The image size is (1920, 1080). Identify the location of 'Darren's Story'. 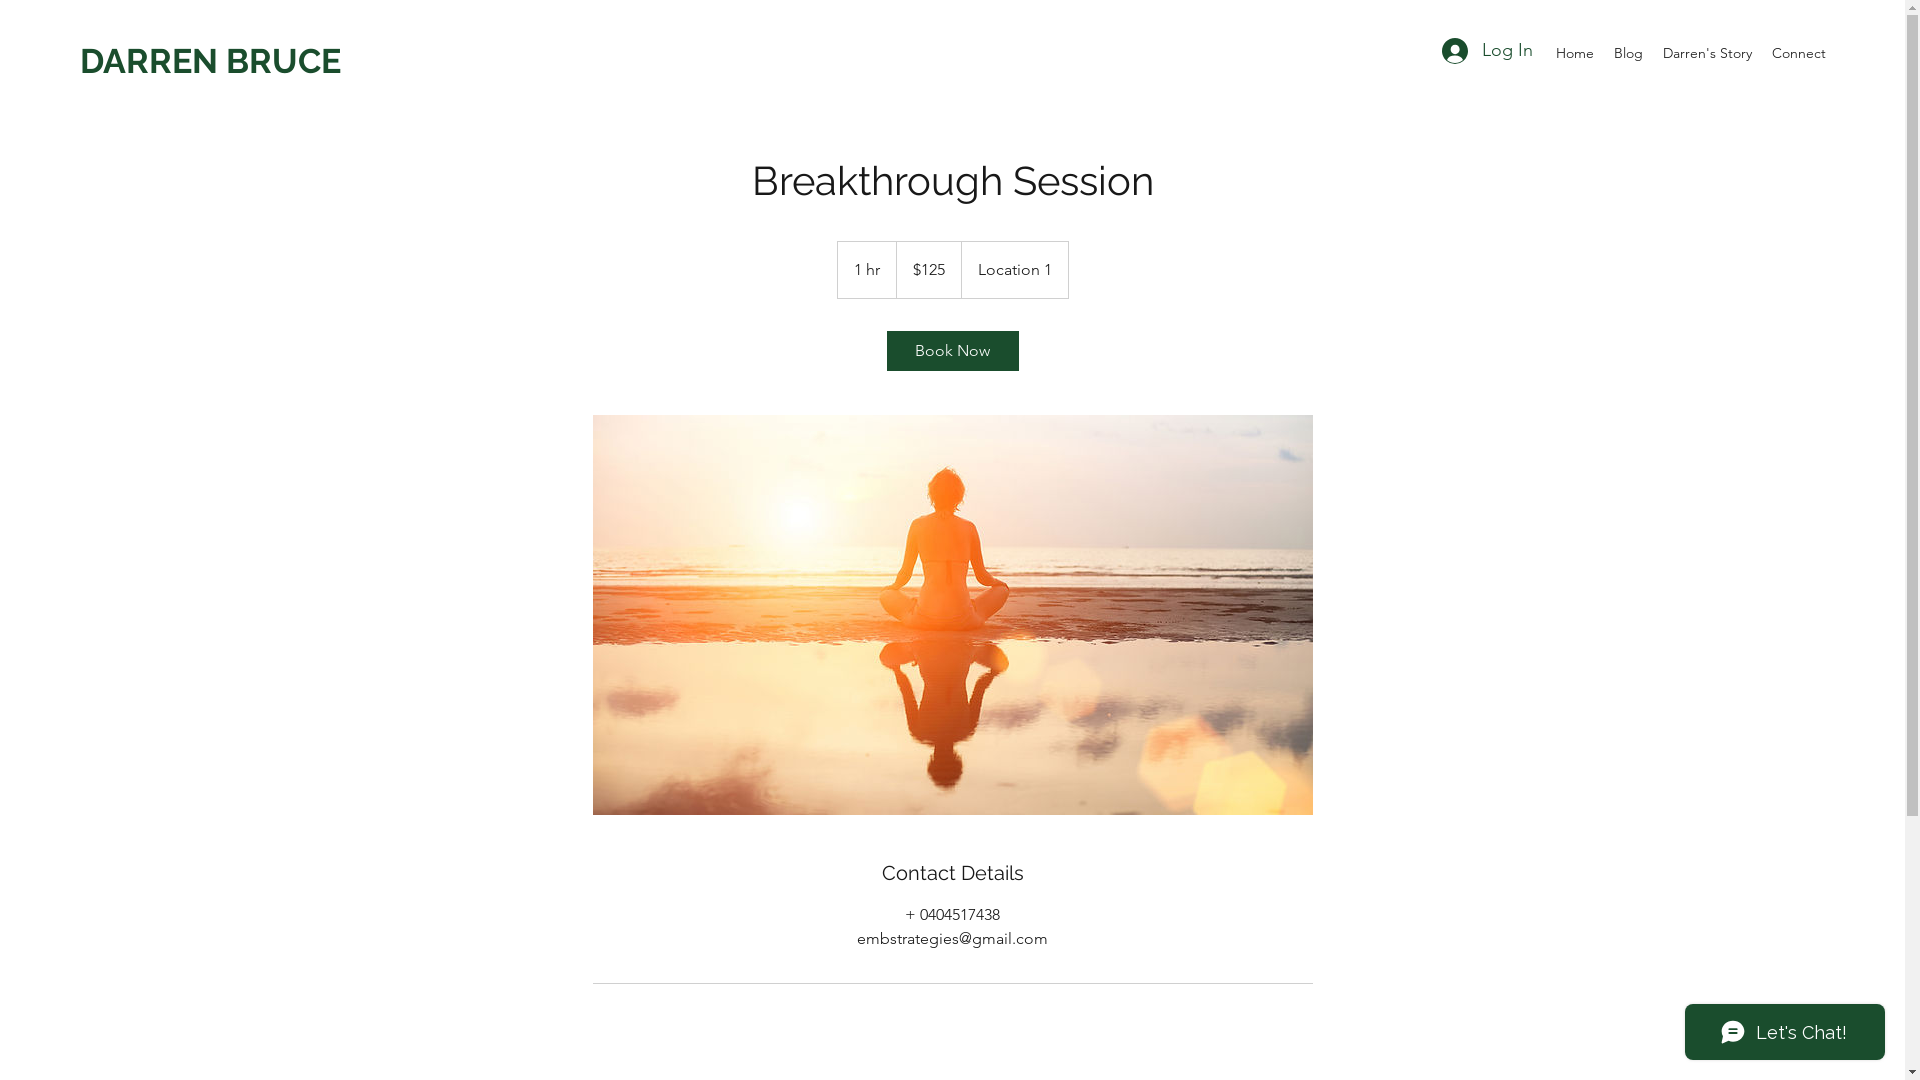
(1652, 52).